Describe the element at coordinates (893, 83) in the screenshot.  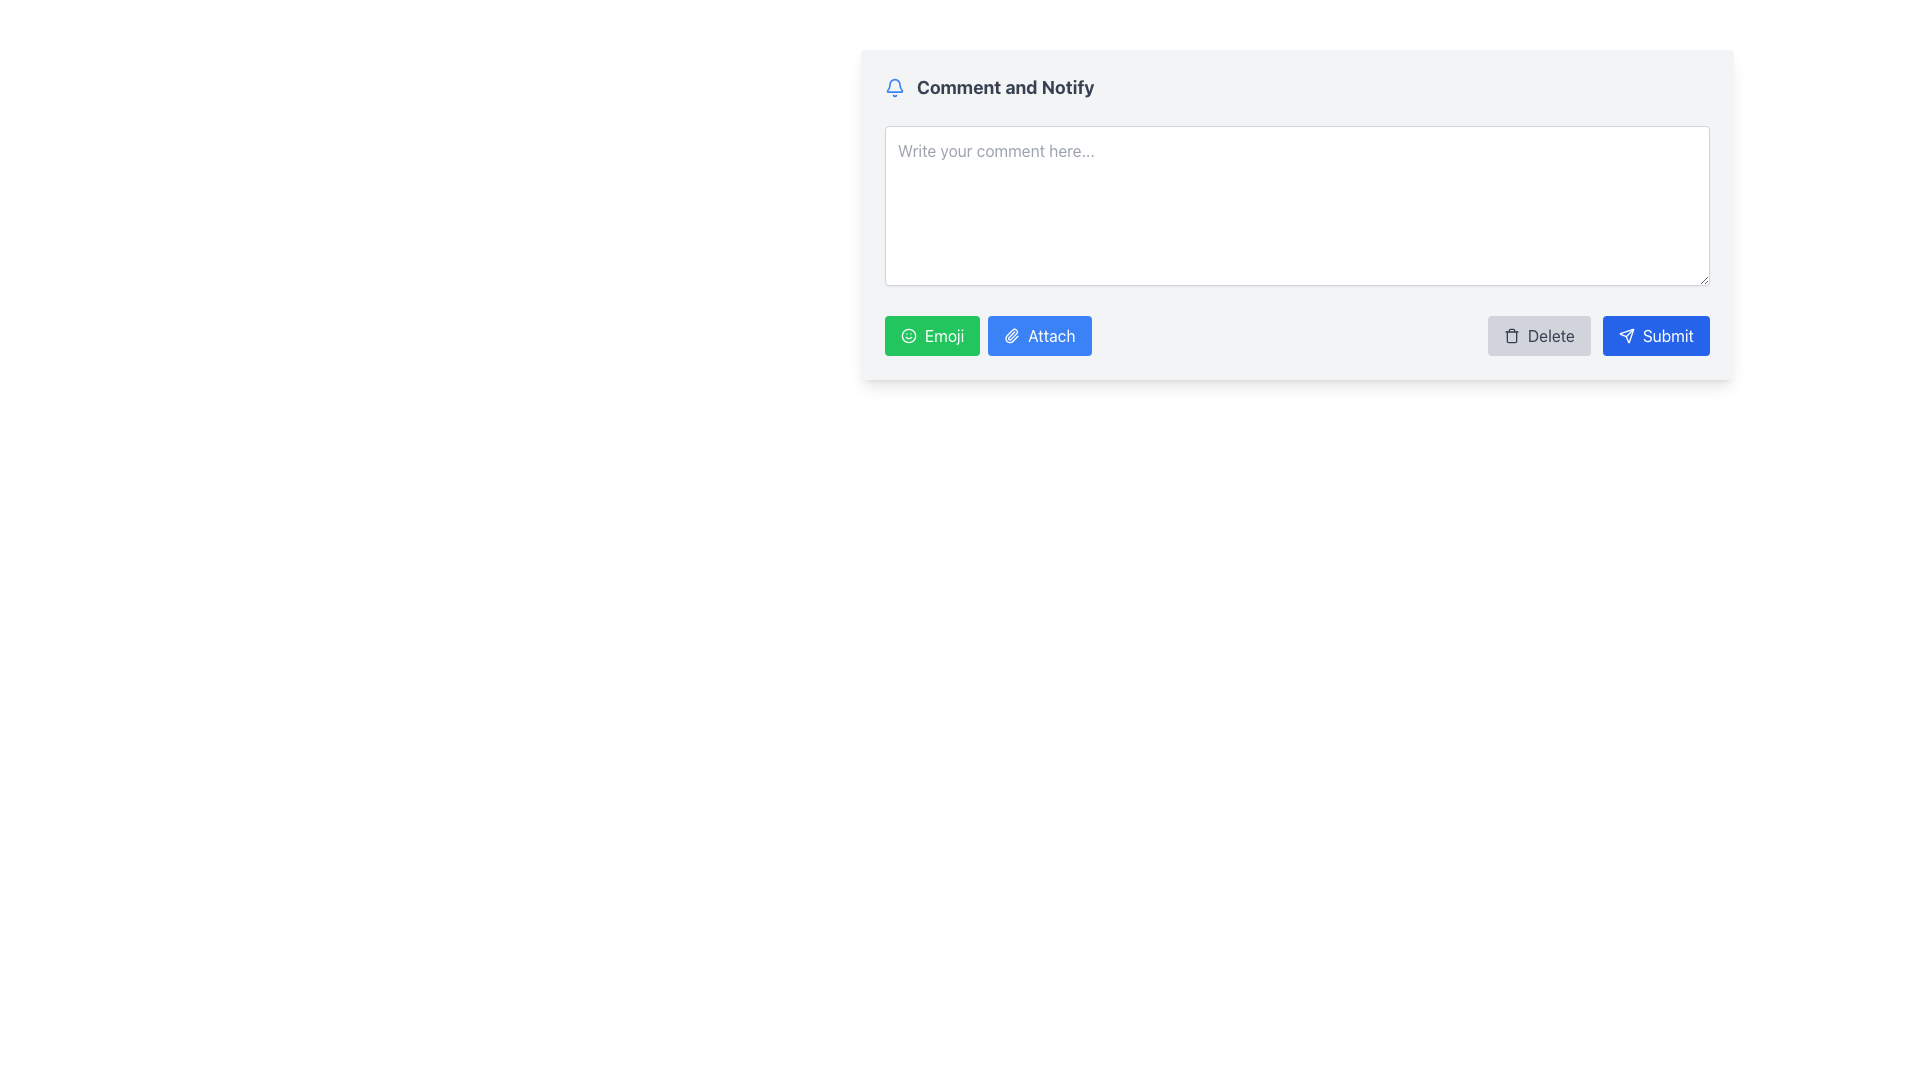
I see `the notification bell icon located at the top-left side of the comment box header` at that location.